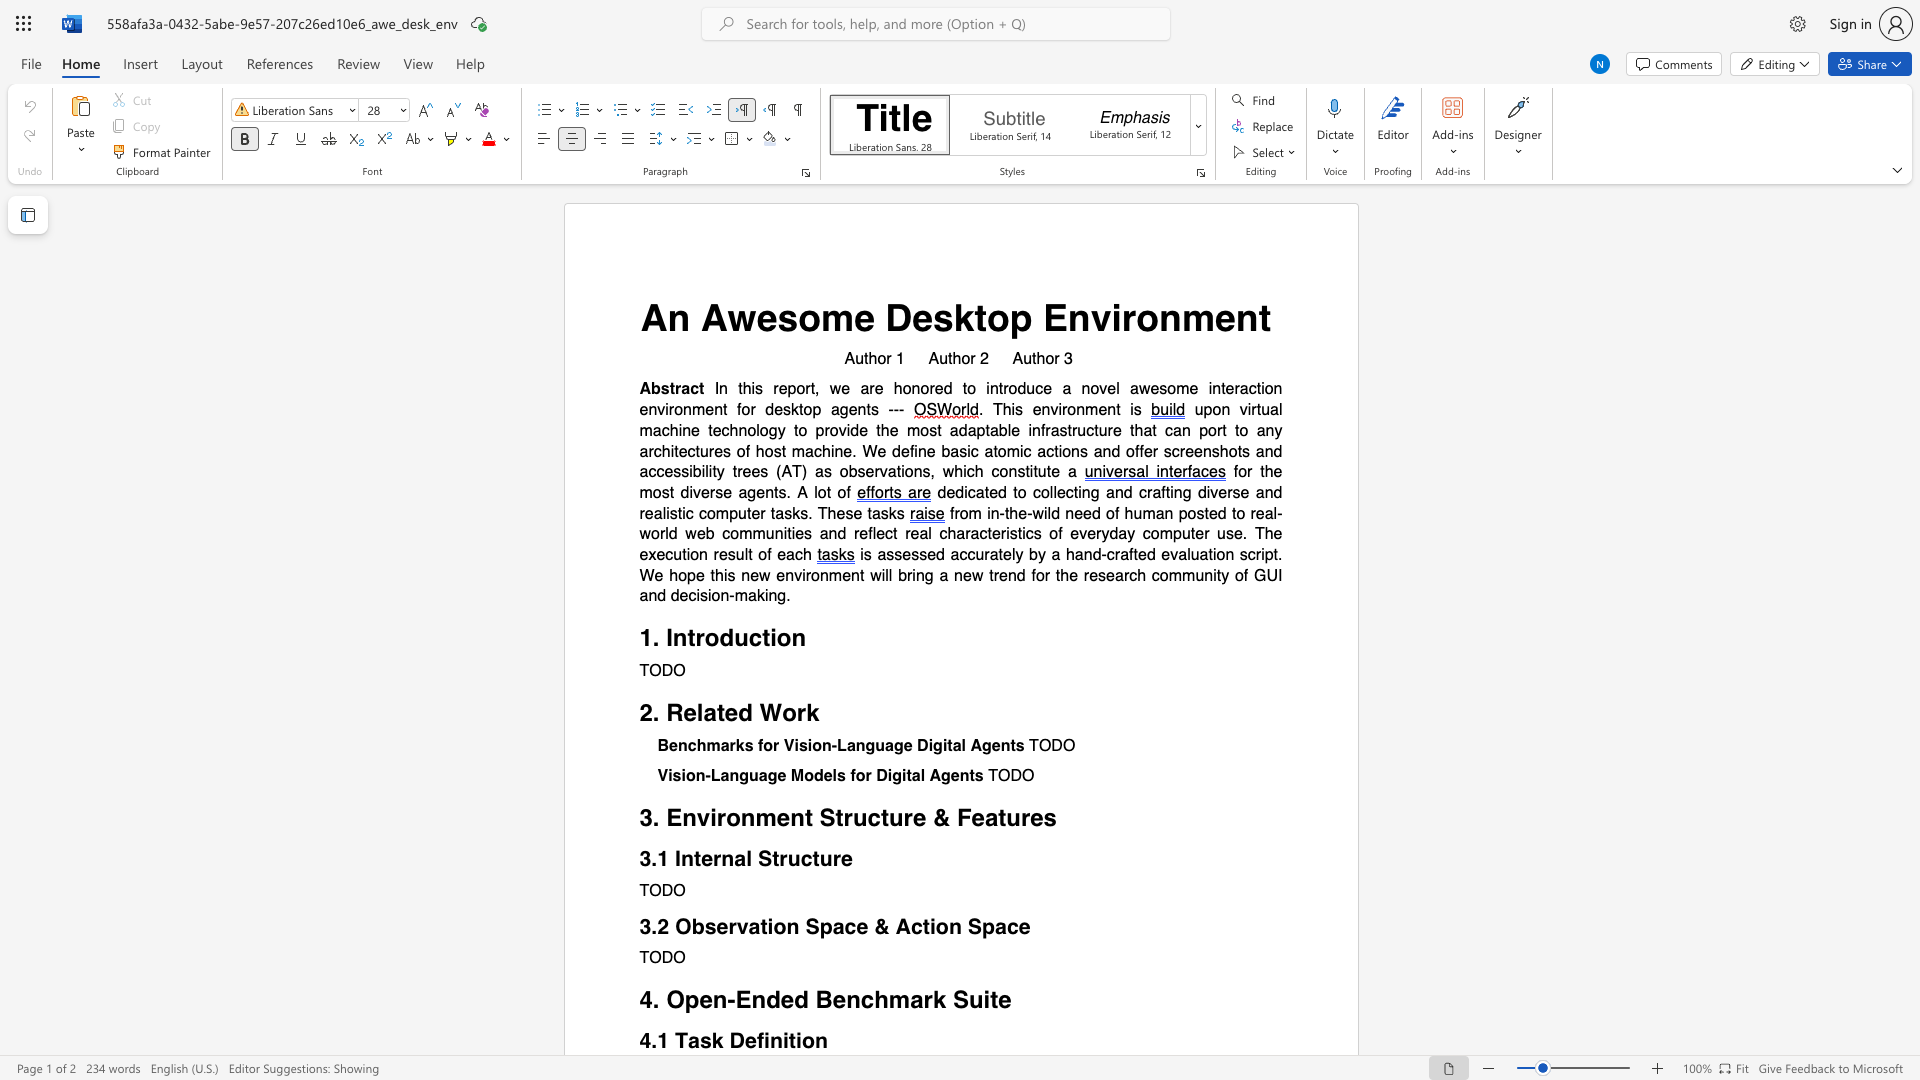 The height and width of the screenshot is (1080, 1920). What do you see at coordinates (934, 926) in the screenshot?
I see `the subset text "on Space" within the text "3.2 Observation Space & Action Space"` at bounding box center [934, 926].